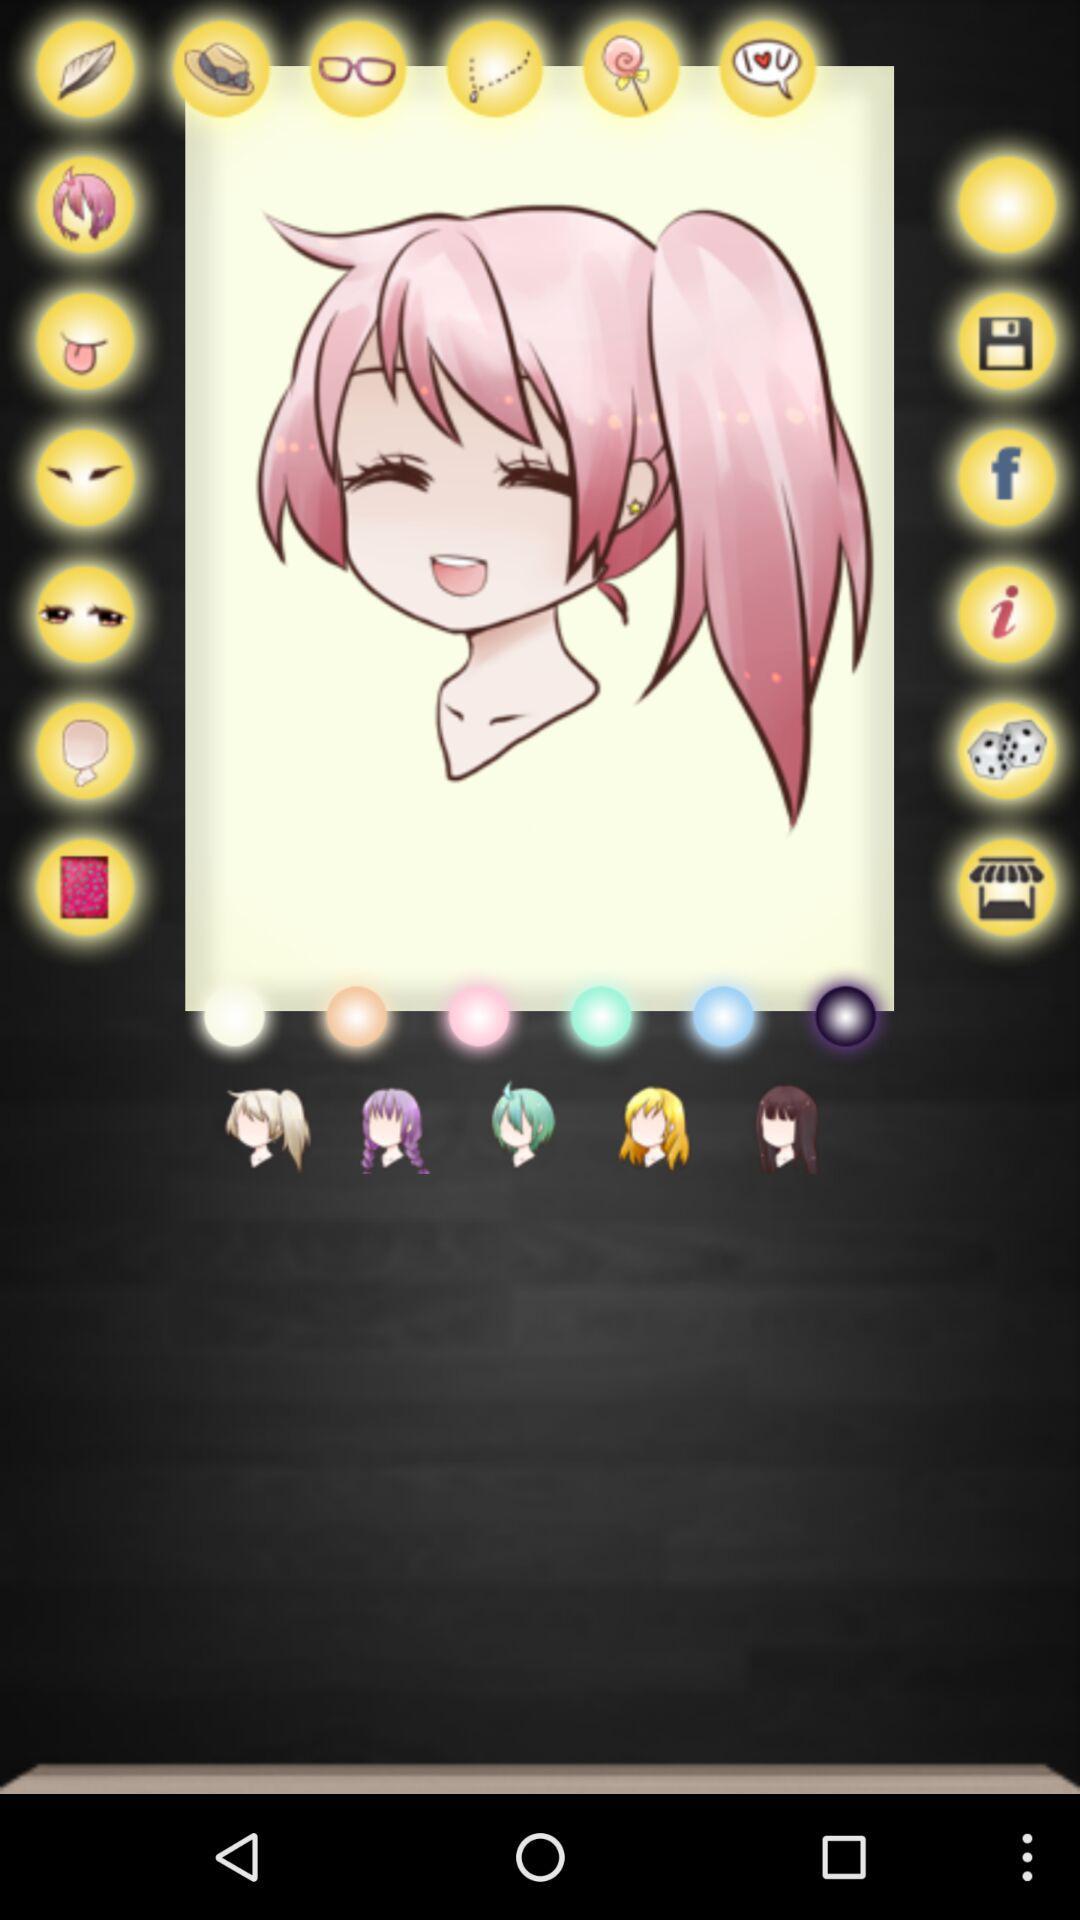  I want to click on the emoji icon, so click(478, 1086).